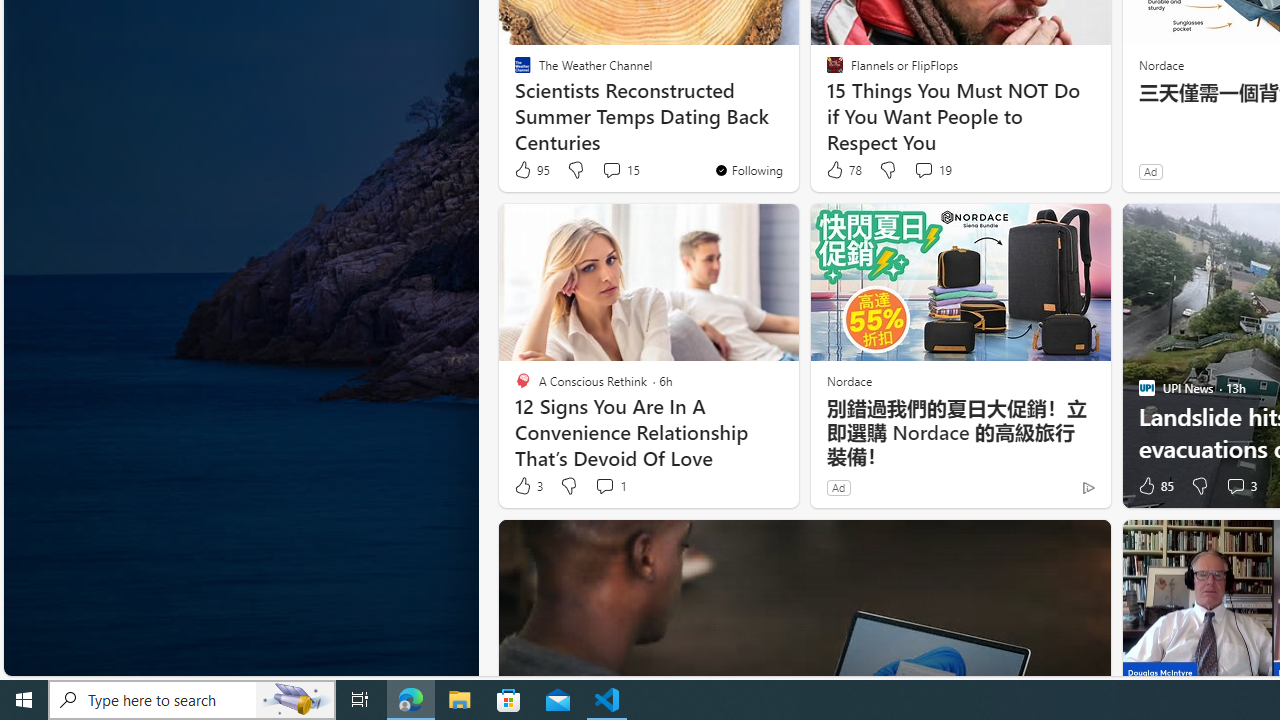 This screenshot has height=720, width=1280. Describe the element at coordinates (609, 486) in the screenshot. I see `'View comments 1 Comment'` at that location.